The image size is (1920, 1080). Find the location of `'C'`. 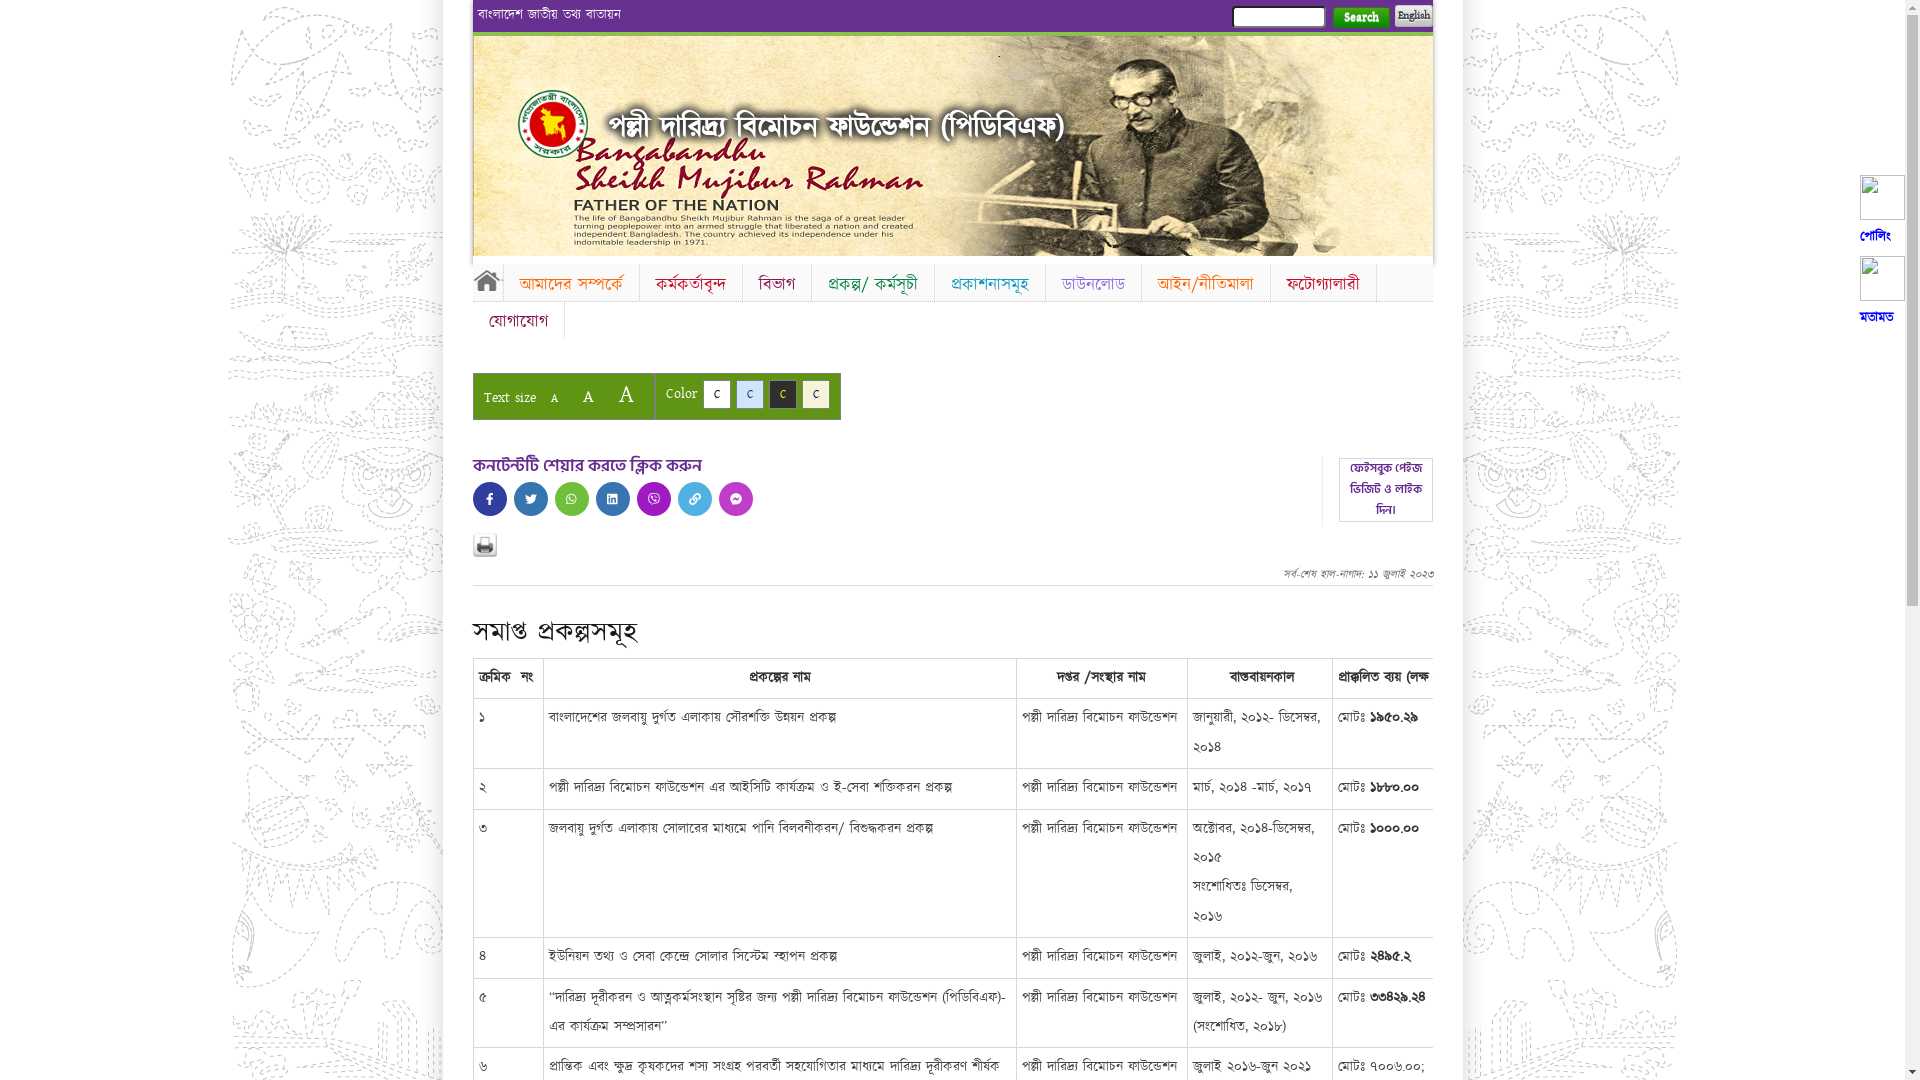

'C' is located at coordinates (715, 394).